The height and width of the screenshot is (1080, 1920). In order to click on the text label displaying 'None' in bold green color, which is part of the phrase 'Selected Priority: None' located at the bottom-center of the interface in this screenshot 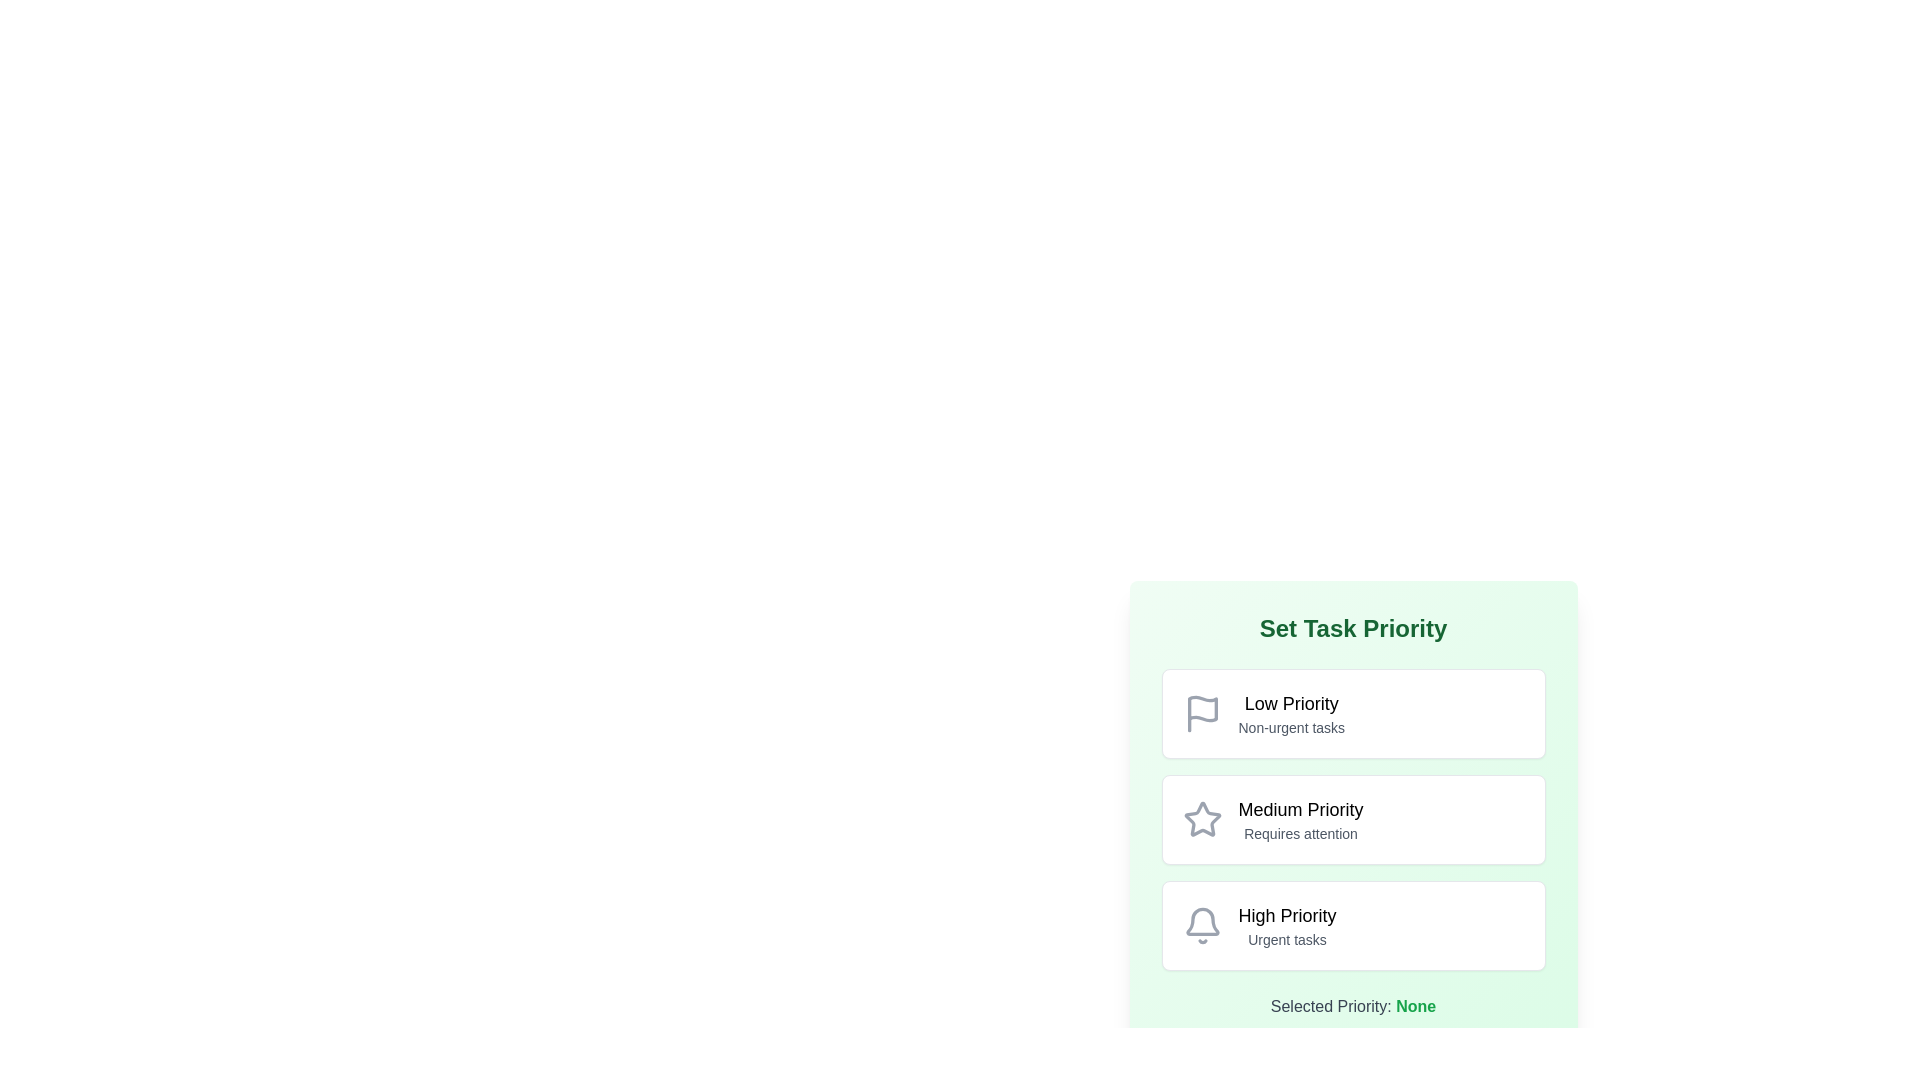, I will do `click(1415, 1006)`.